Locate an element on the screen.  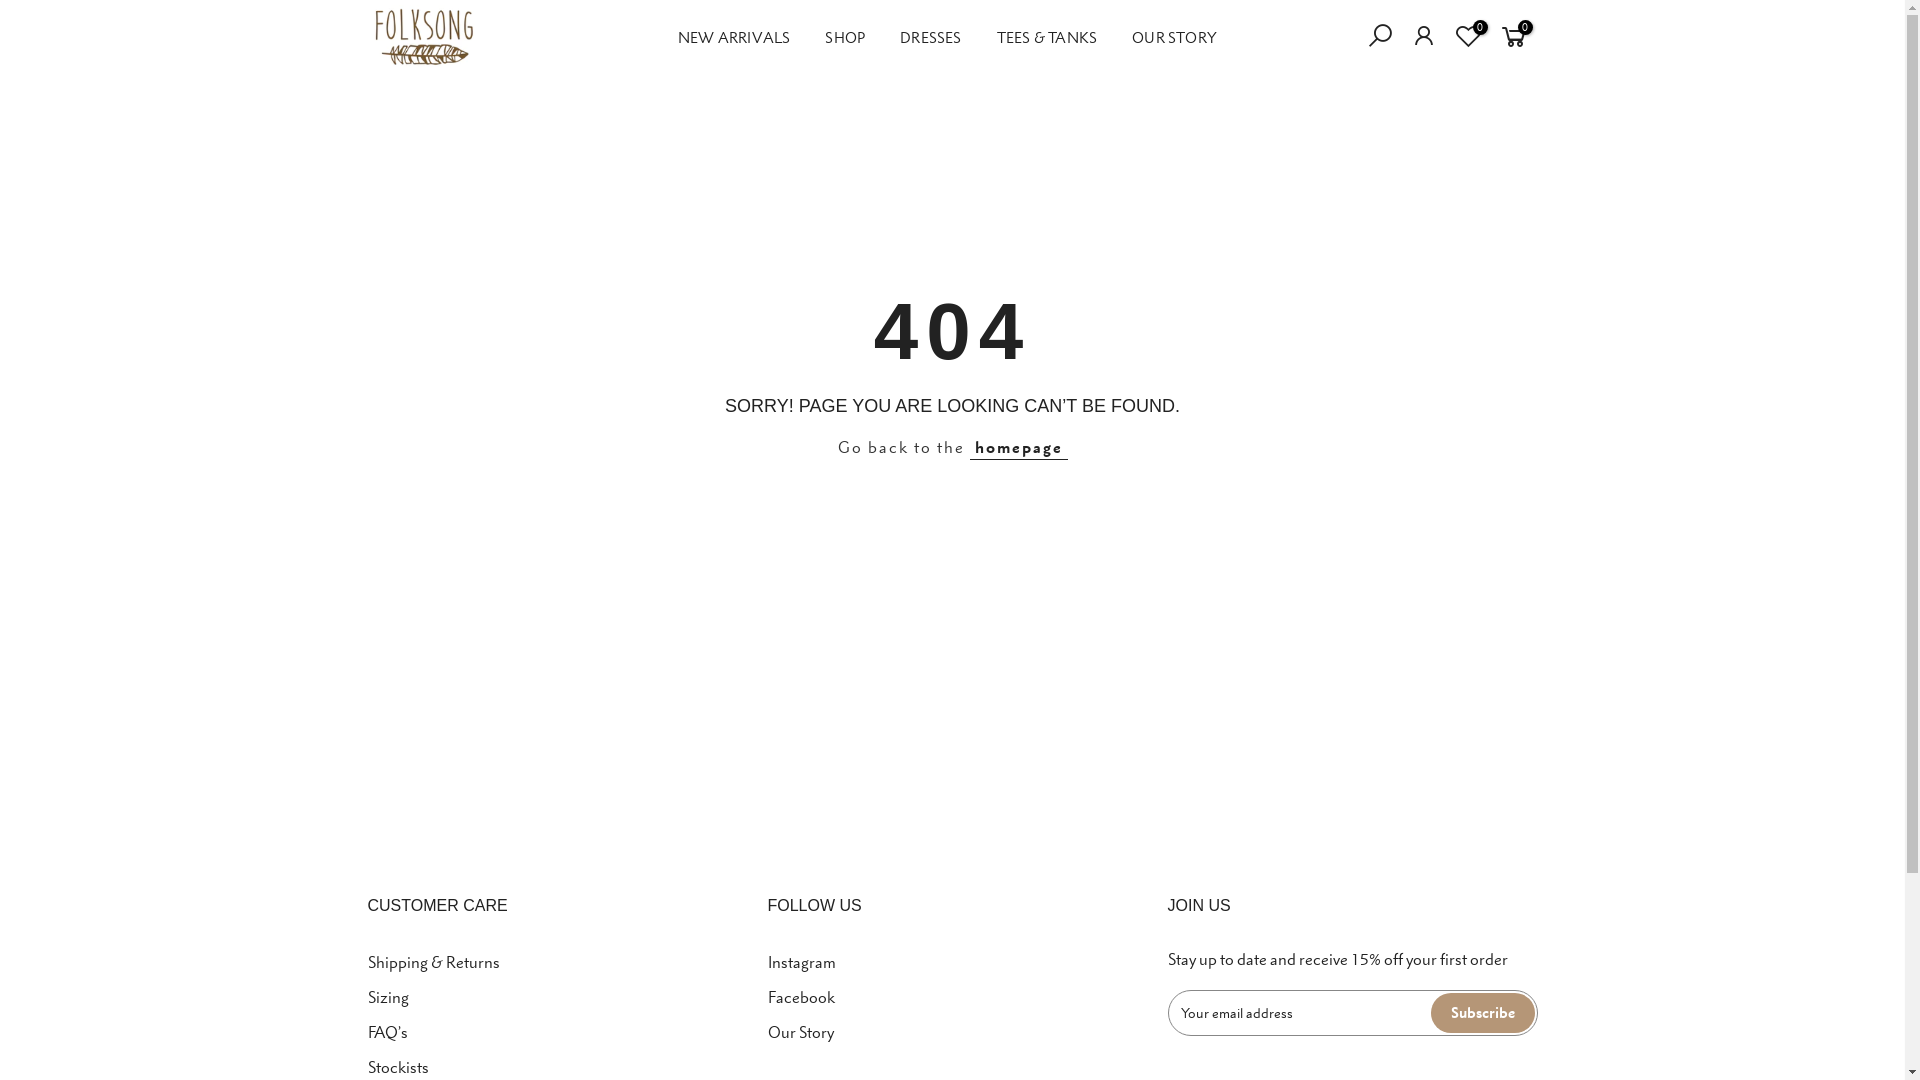
'0' is located at coordinates (1445, 37).